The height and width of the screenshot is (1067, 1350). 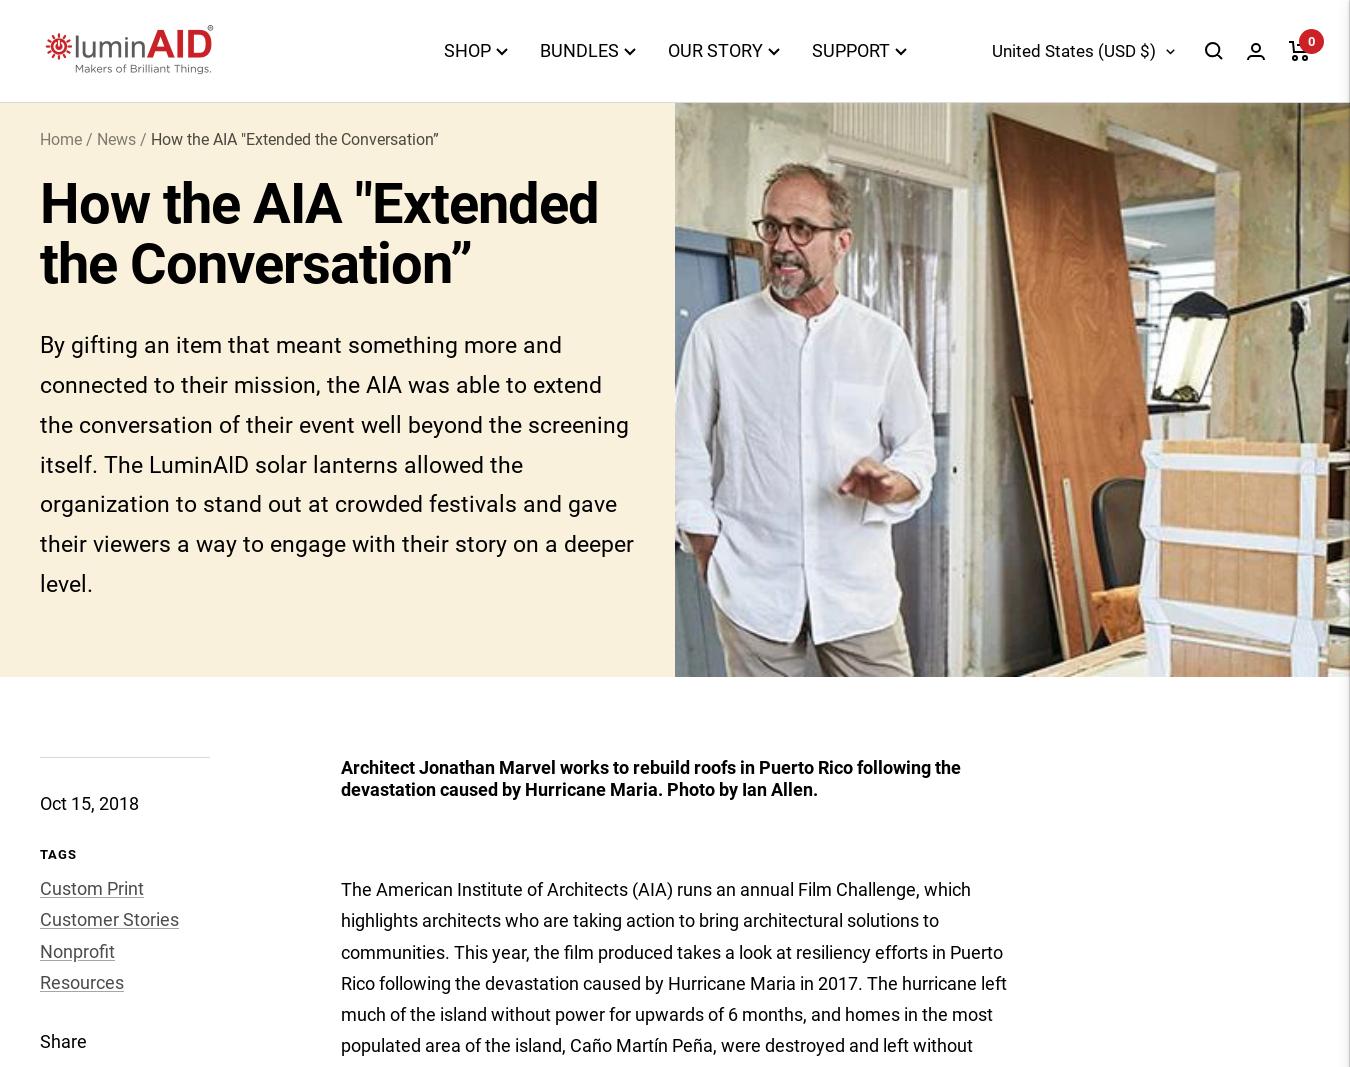 I want to click on 'BUNDLES', so click(x=578, y=49).